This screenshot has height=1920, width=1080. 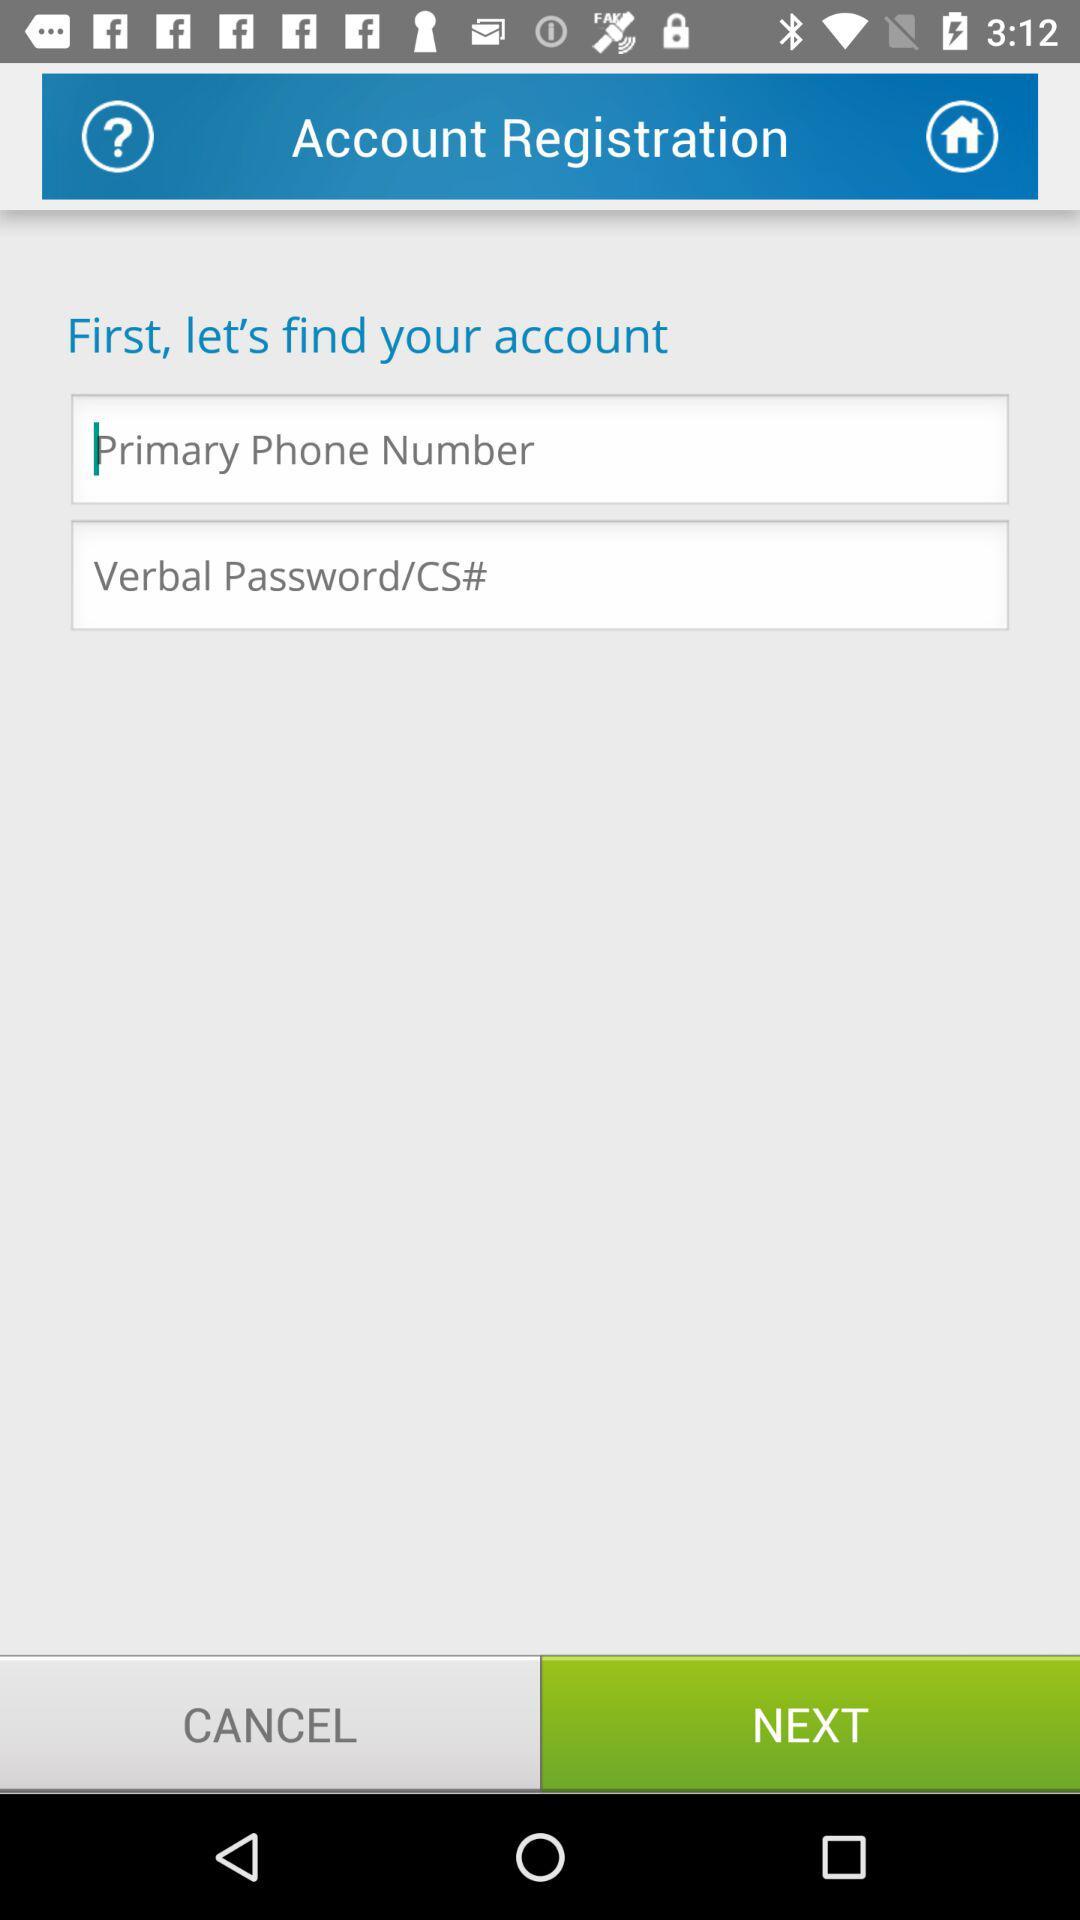 What do you see at coordinates (270, 1722) in the screenshot?
I see `the icon next to the next icon` at bounding box center [270, 1722].